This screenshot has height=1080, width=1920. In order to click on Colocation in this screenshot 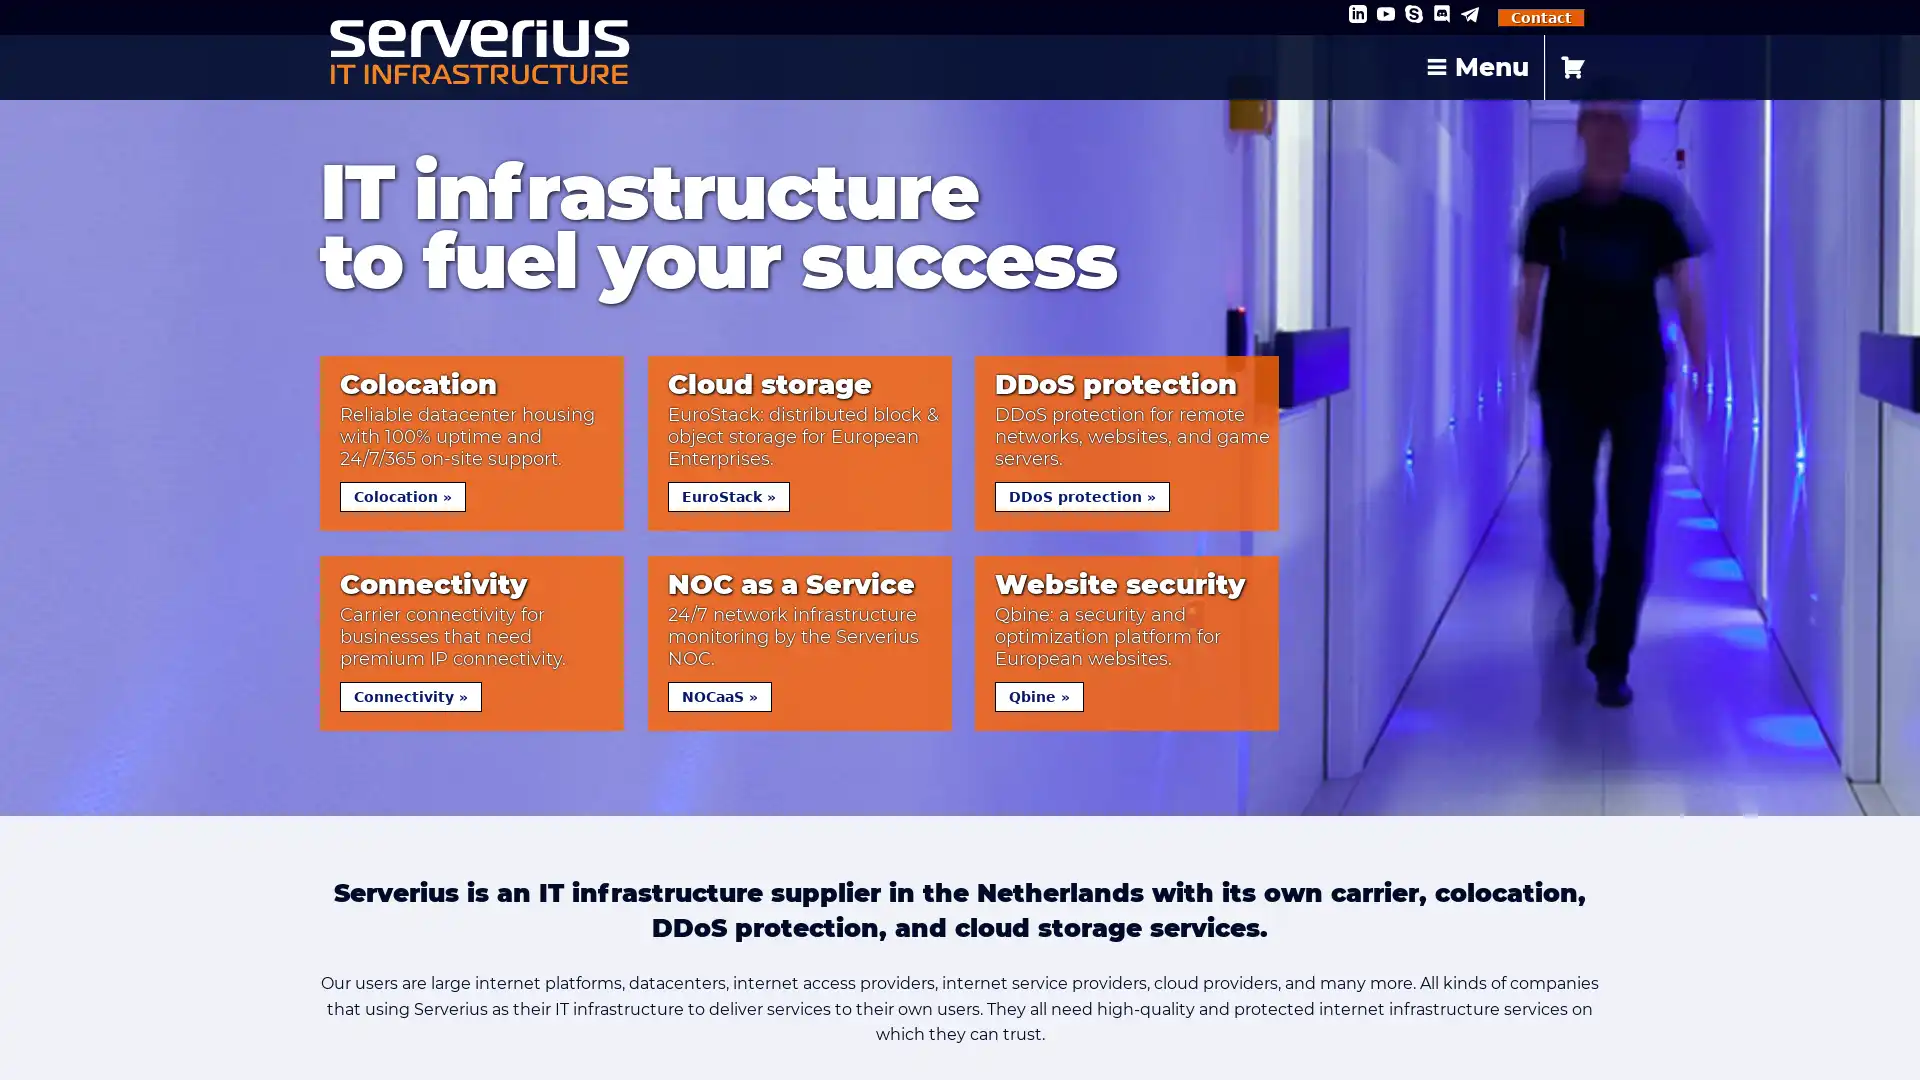, I will do `click(402, 495)`.